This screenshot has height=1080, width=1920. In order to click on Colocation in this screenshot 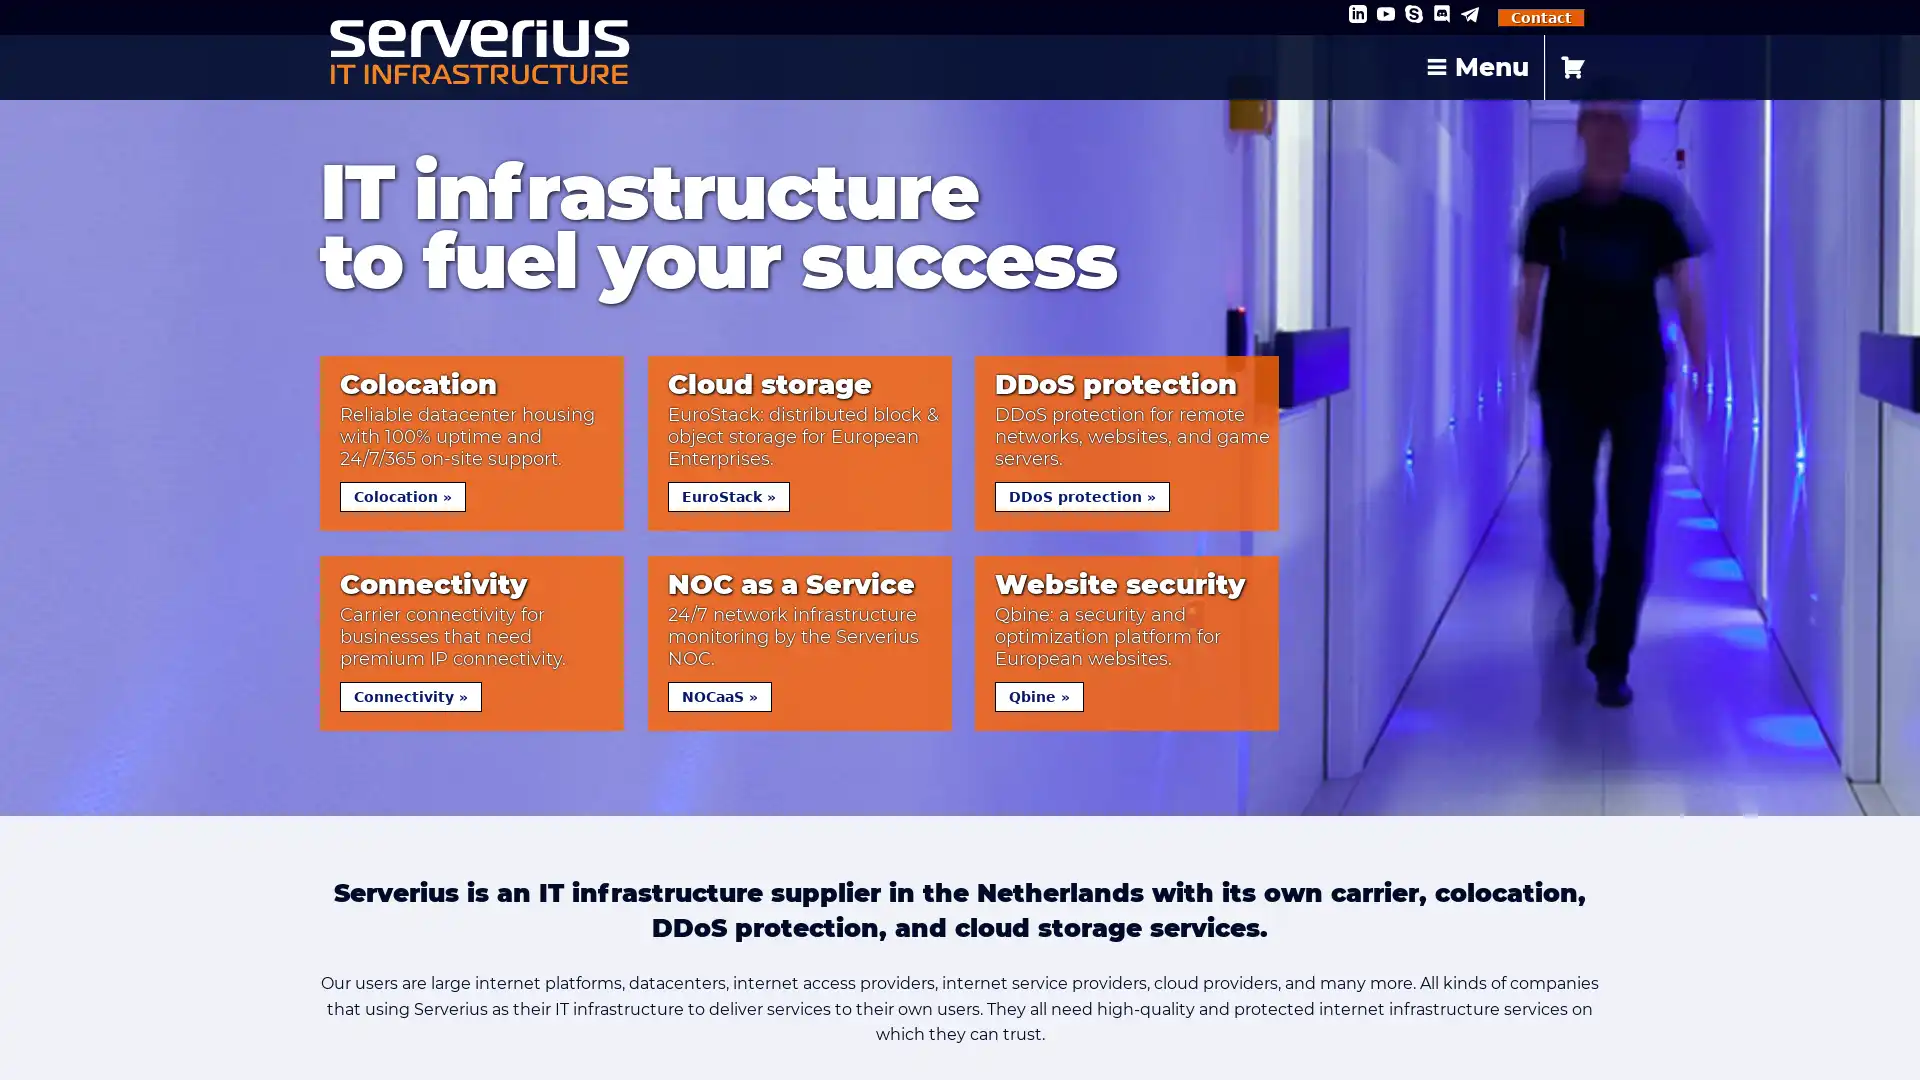, I will do `click(402, 495)`.